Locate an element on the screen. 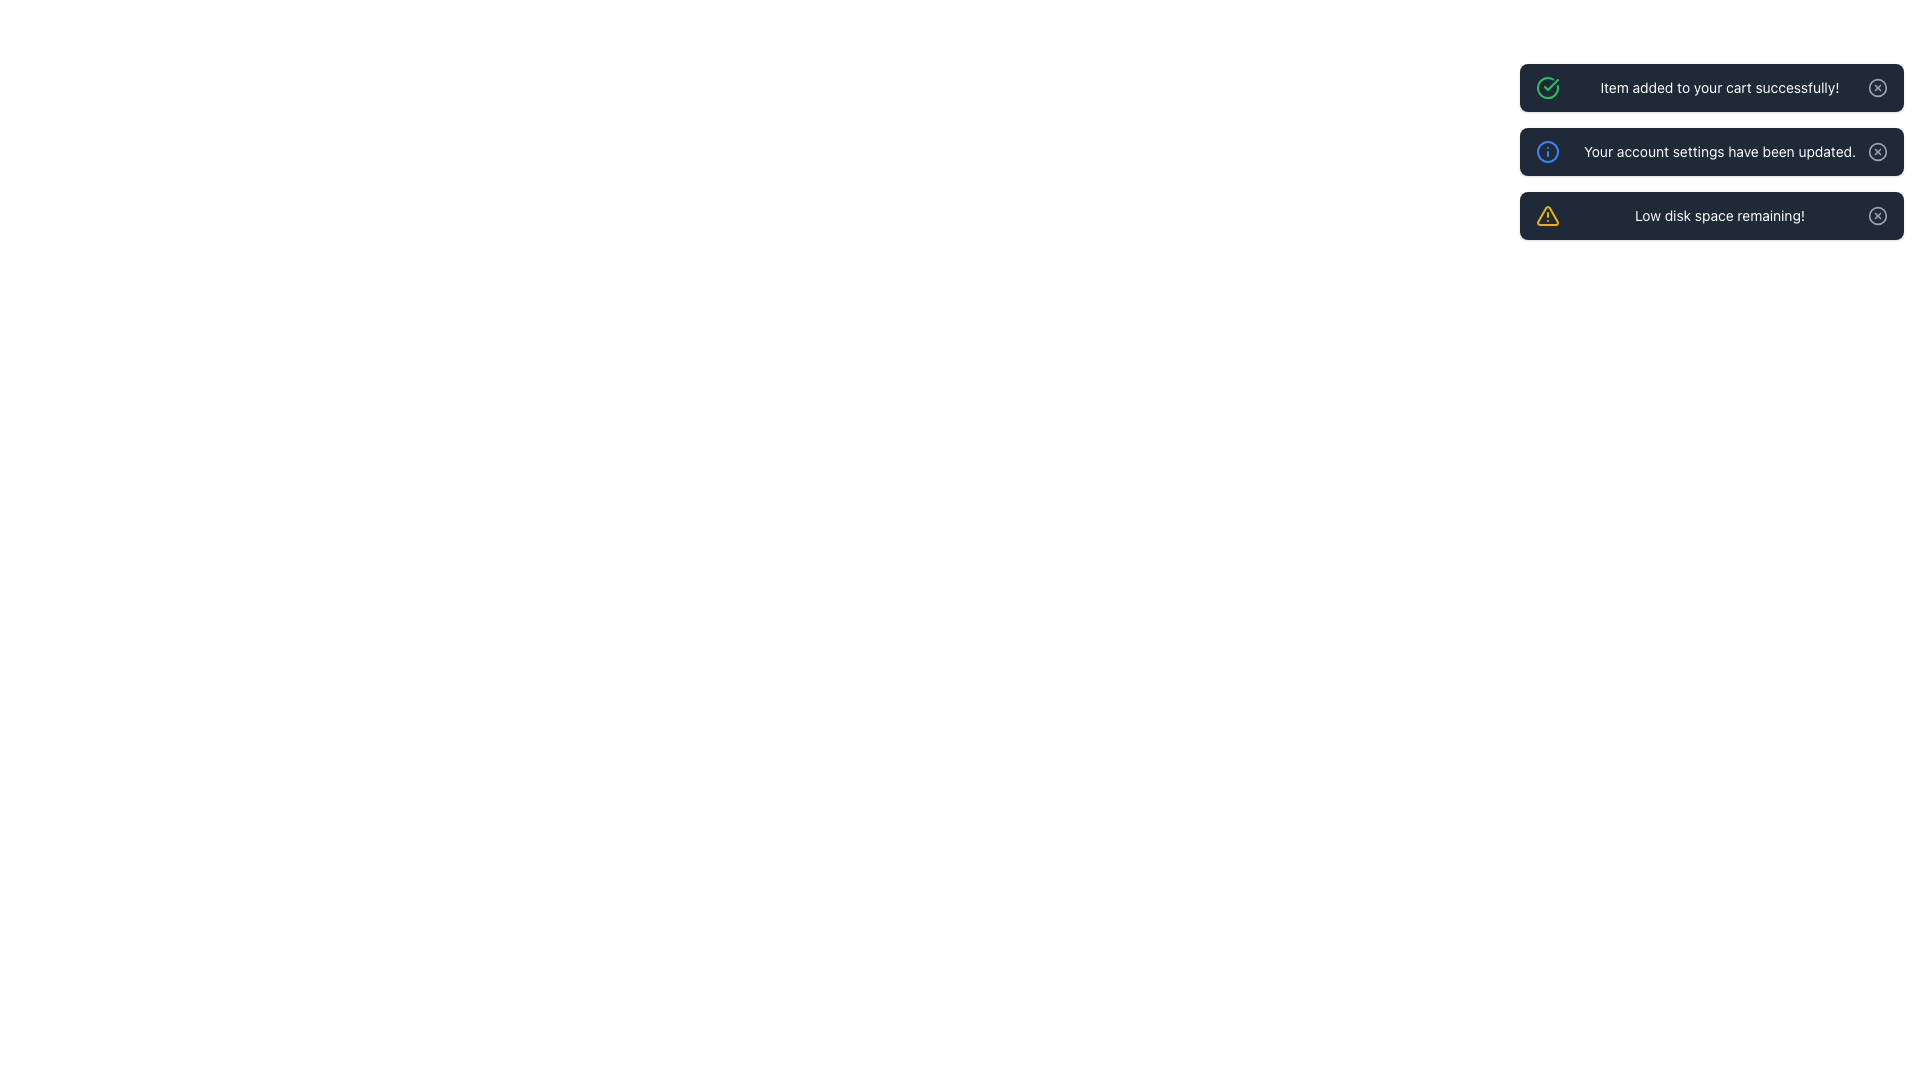 This screenshot has height=1080, width=1920. the appearance of the circular 'close' icon decoration located at the bottom-right corner of the notification box with the text 'Low disk space remaining!' is located at coordinates (1876, 216).